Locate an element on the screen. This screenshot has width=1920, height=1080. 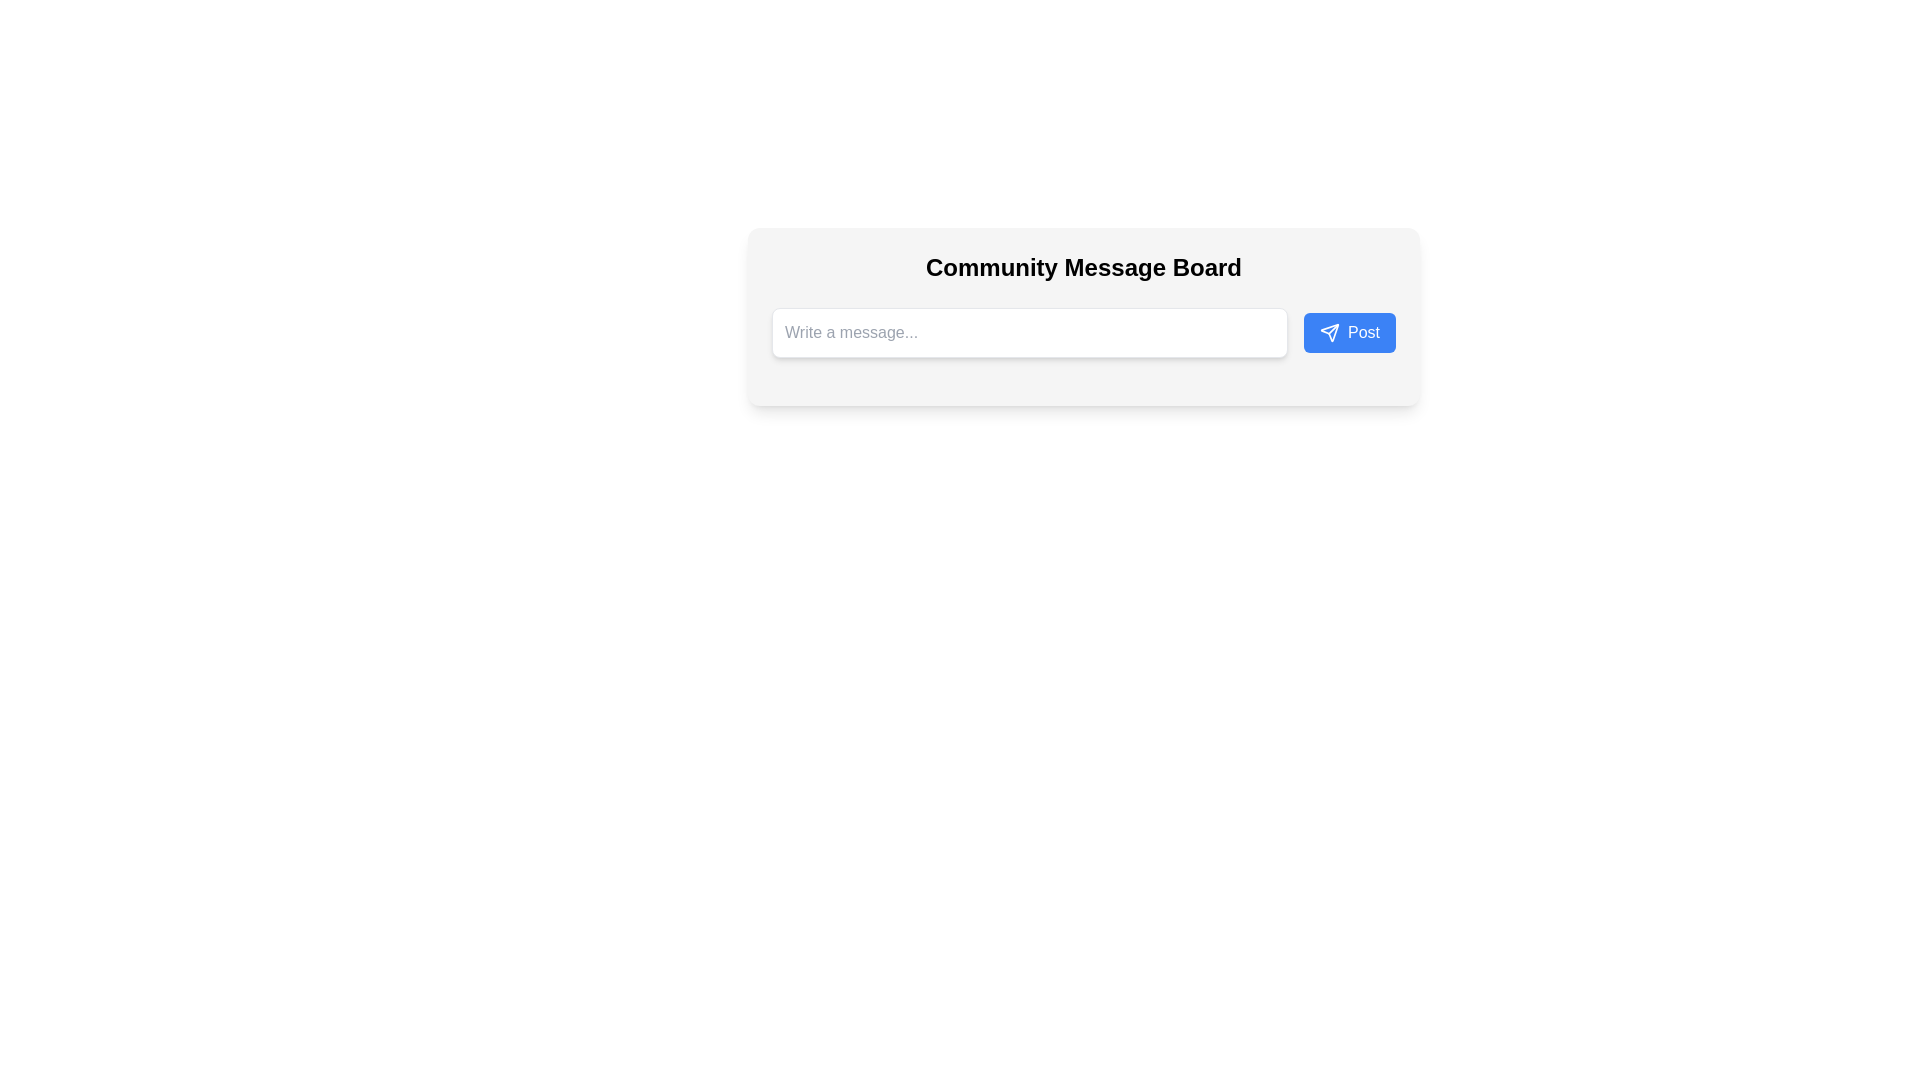
the large and bold header labeled 'Community Message Board', which is centrally placed in a light-colored background above the input field and the 'Post' button is located at coordinates (1083, 266).